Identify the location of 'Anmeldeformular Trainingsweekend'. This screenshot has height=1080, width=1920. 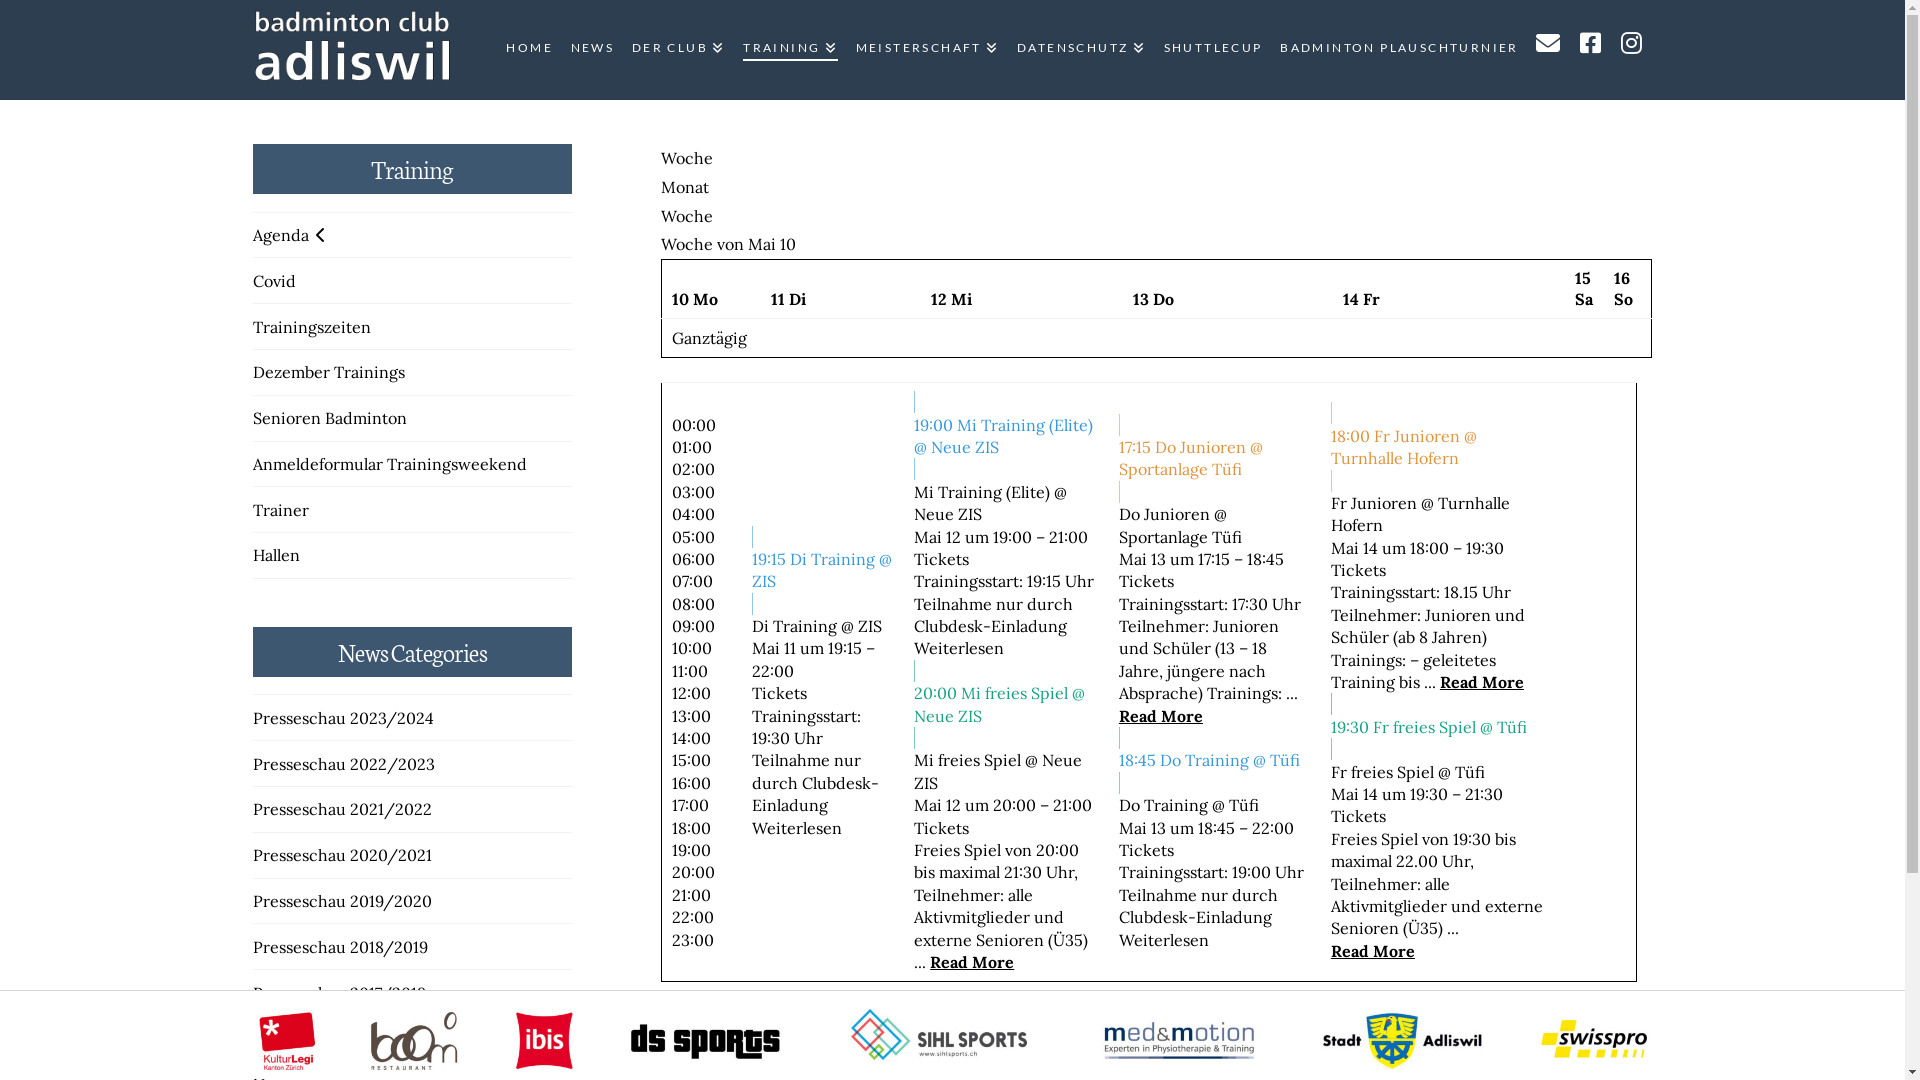
(388, 463).